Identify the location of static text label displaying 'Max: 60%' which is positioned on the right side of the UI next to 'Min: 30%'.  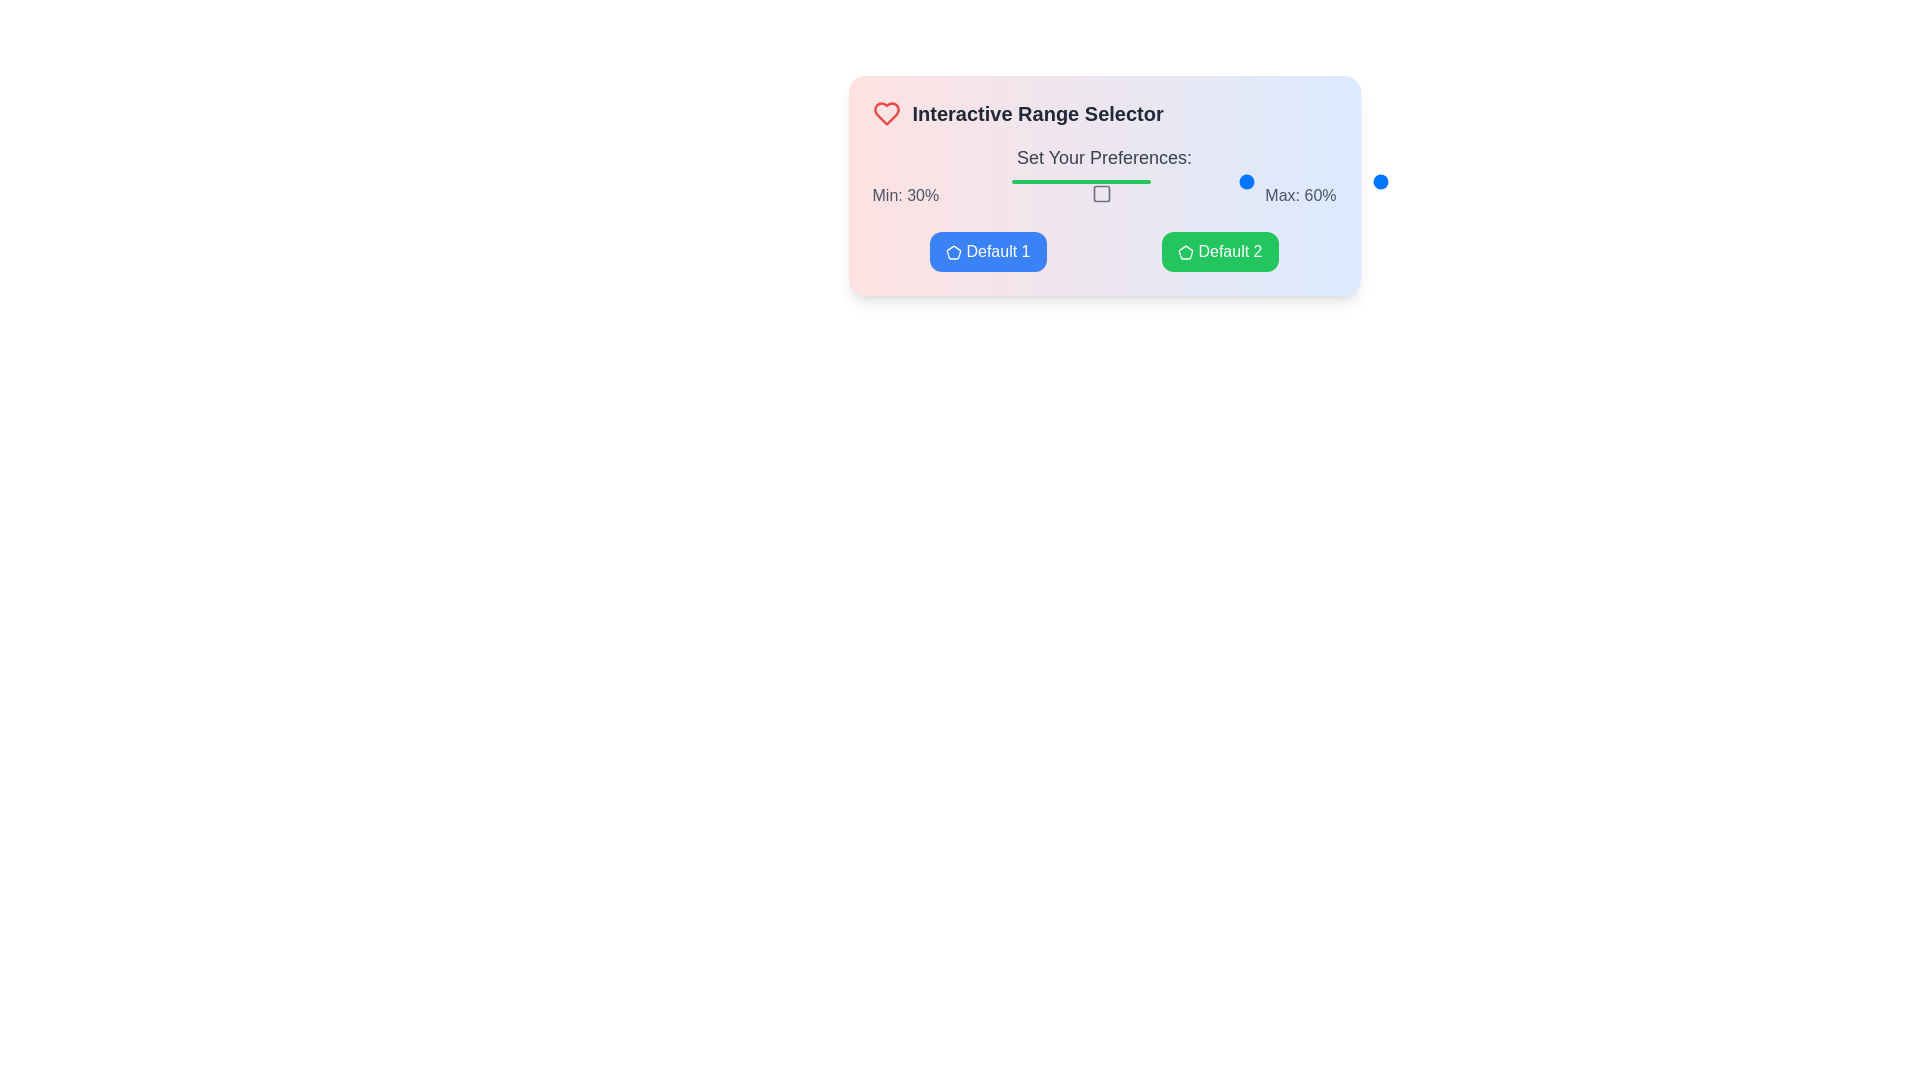
(1300, 196).